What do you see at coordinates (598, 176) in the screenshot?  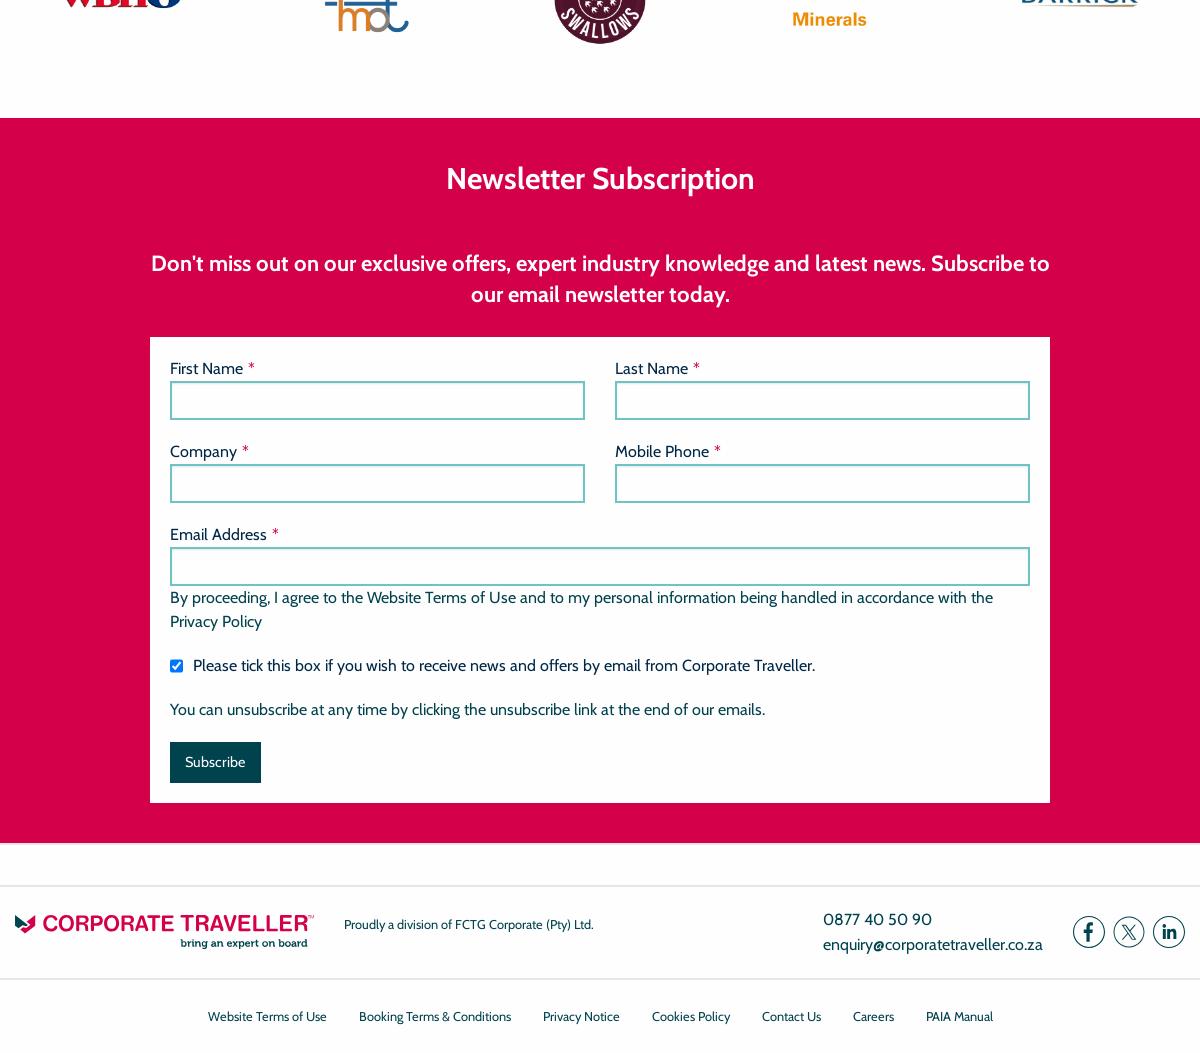 I see `'Newsletter Subscription'` at bounding box center [598, 176].